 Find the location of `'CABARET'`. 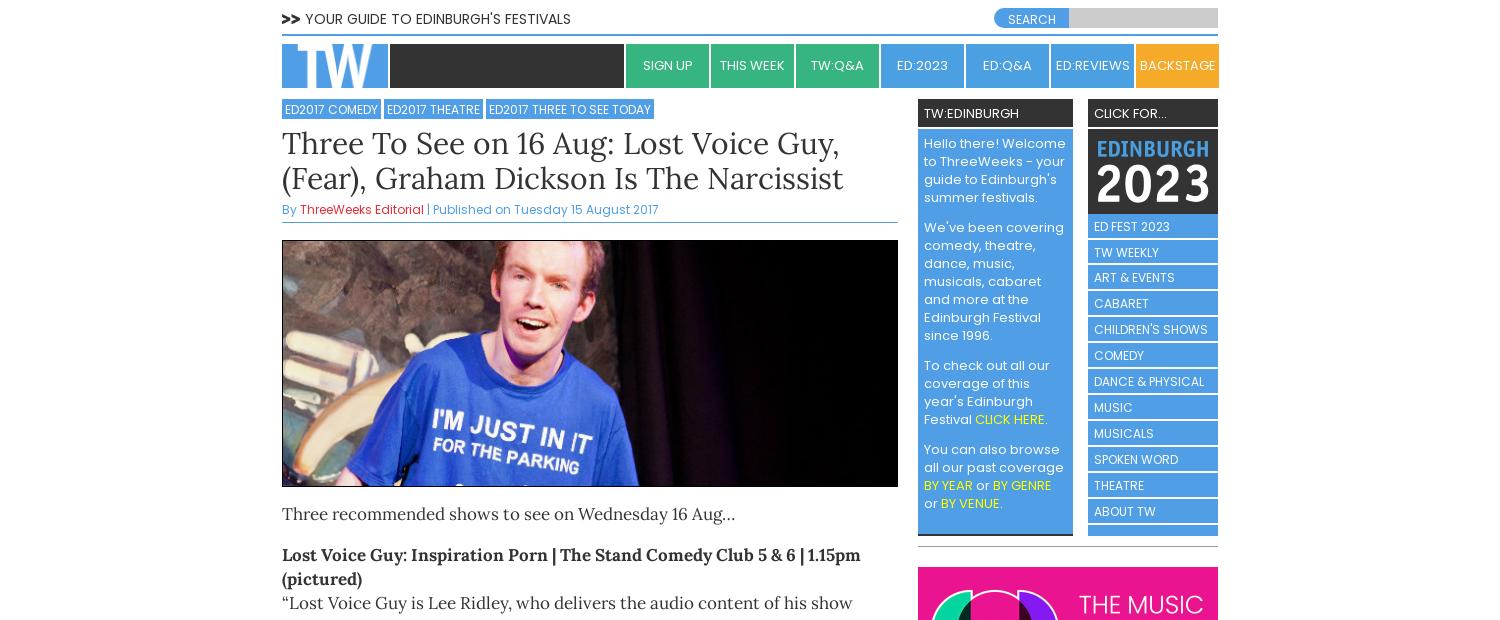

'CABARET' is located at coordinates (1120, 303).